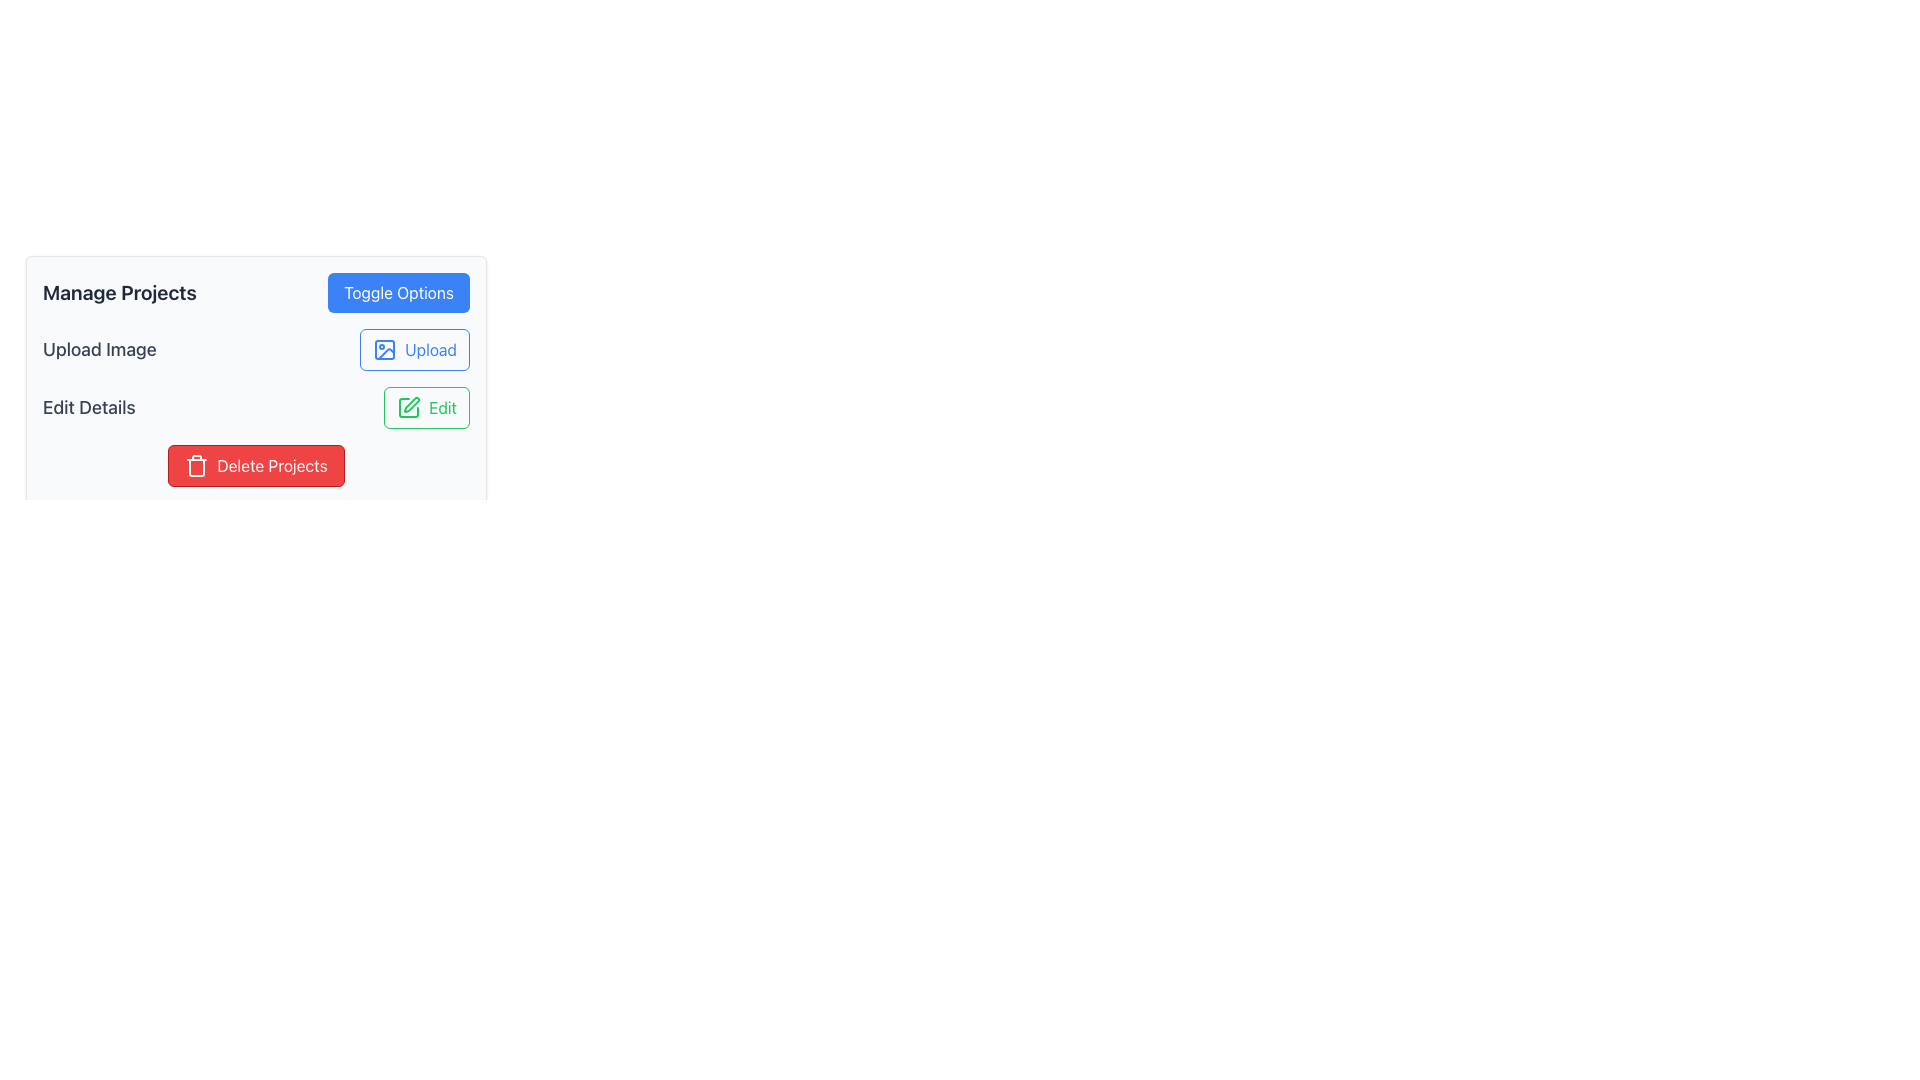 The image size is (1920, 1080). What do you see at coordinates (385, 349) in the screenshot?
I see `the blue image icon with a rectangular frame and circular detail located to the left of the 'Upload' button` at bounding box center [385, 349].